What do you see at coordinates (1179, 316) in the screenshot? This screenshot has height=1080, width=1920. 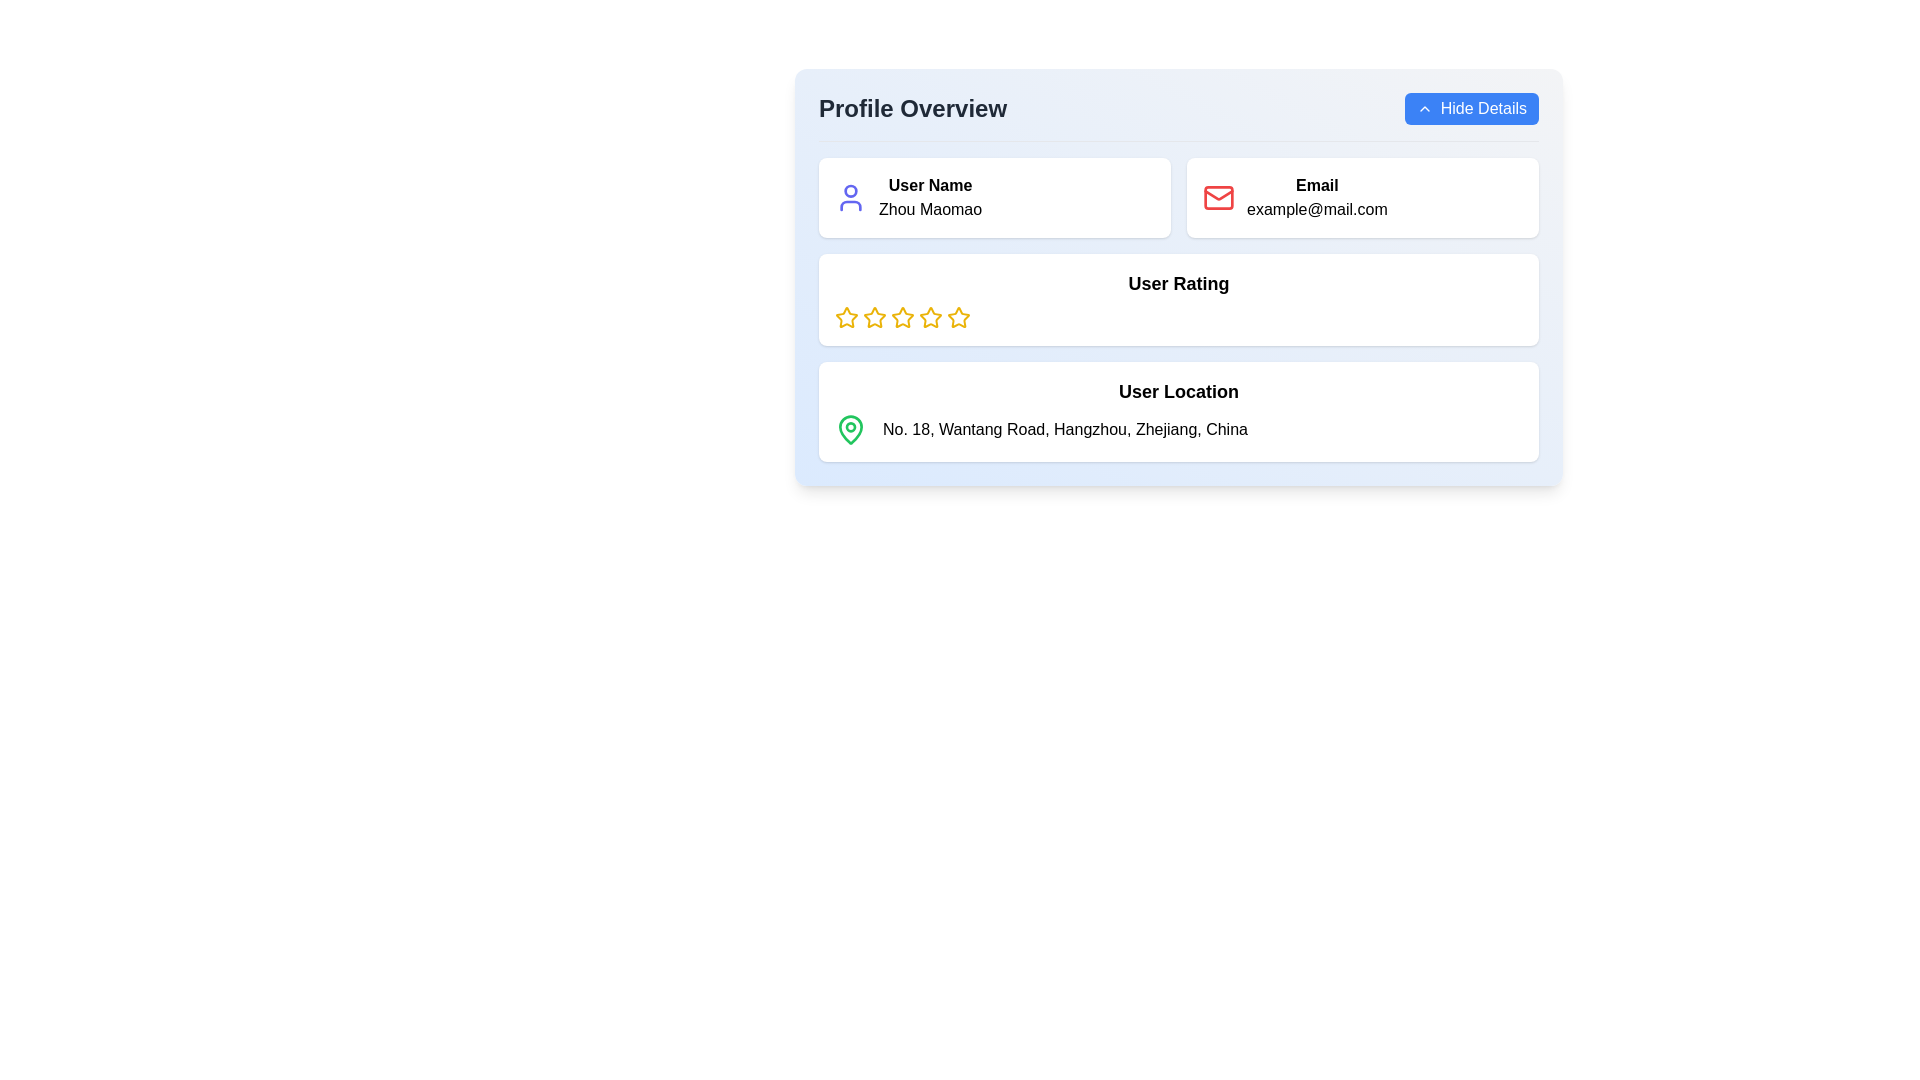 I see `each of the five yellow star icons in the Rating indicator located in the 'User Rating' section of the 'Profile Overview' card` at bounding box center [1179, 316].